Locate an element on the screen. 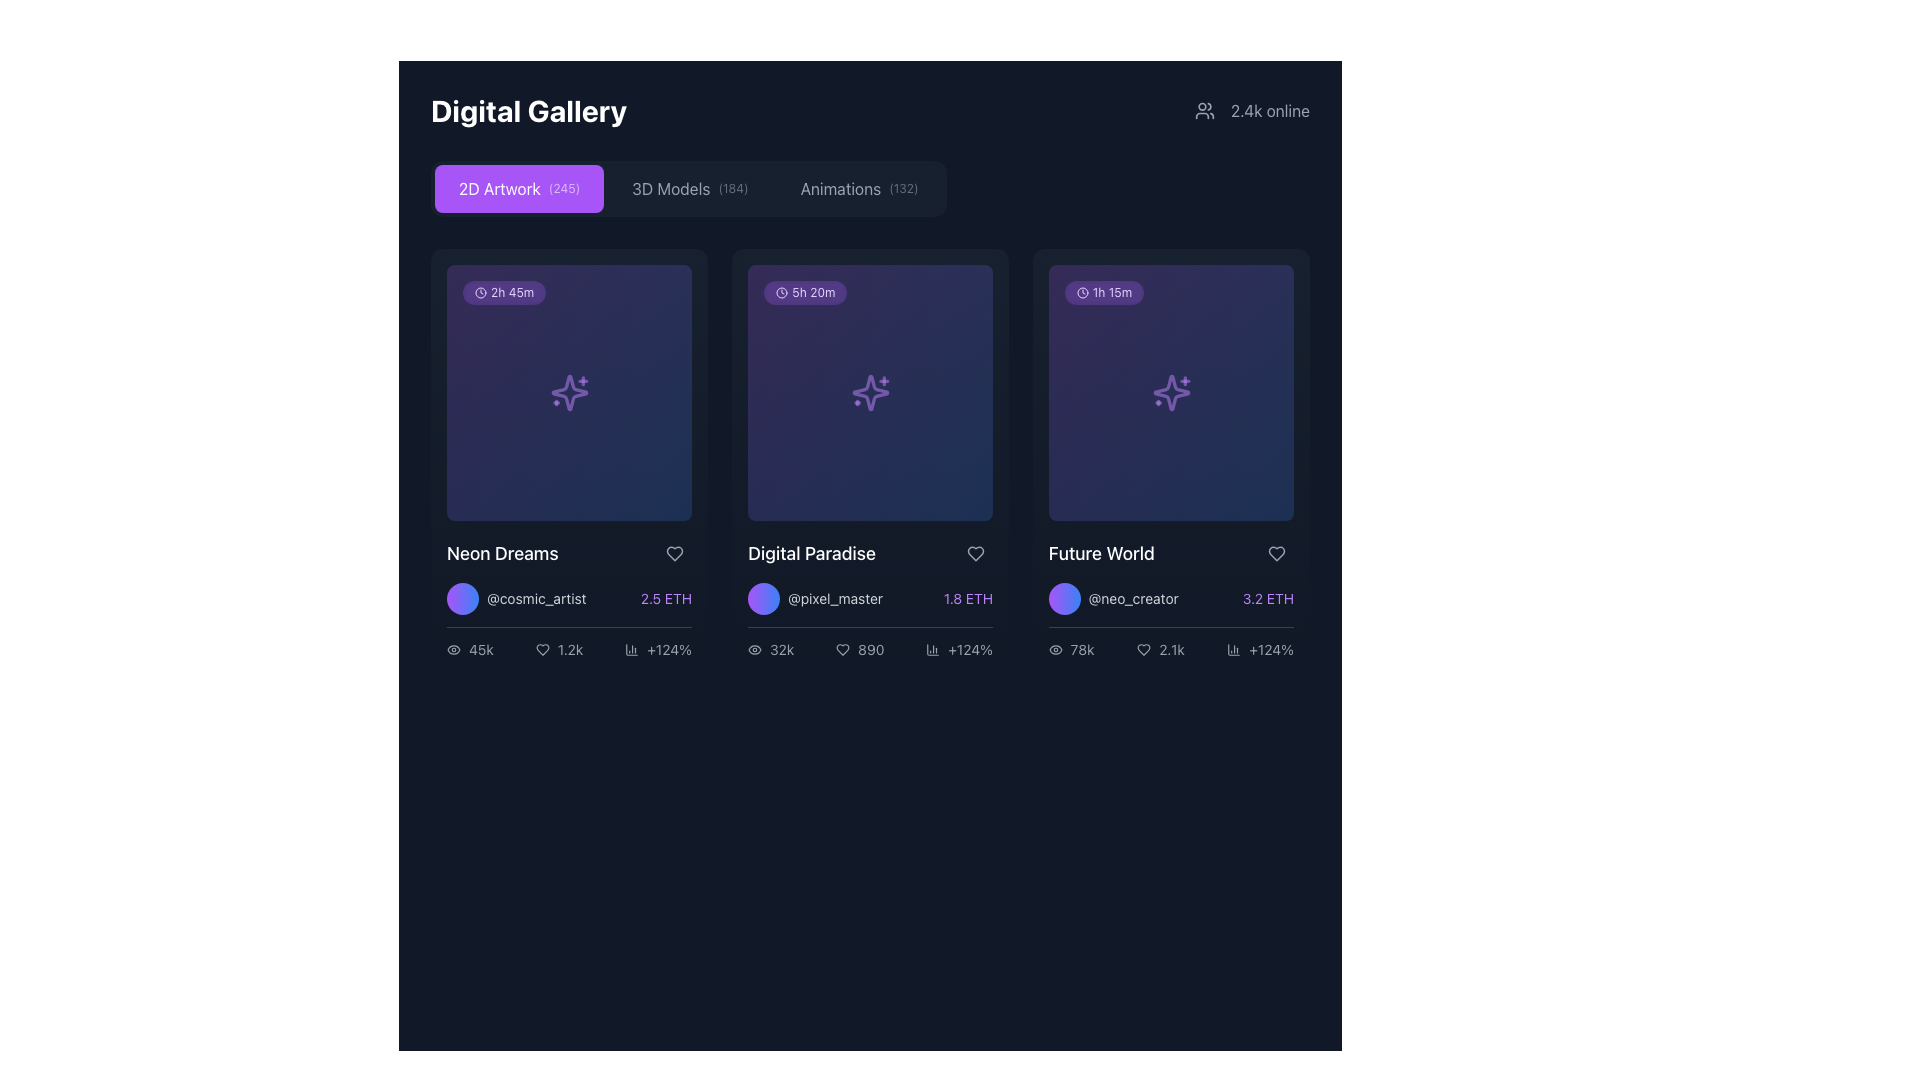  the heart icon located in the bottom section of the 'Digital Paradise' card to like or favorite the content is located at coordinates (843, 650).